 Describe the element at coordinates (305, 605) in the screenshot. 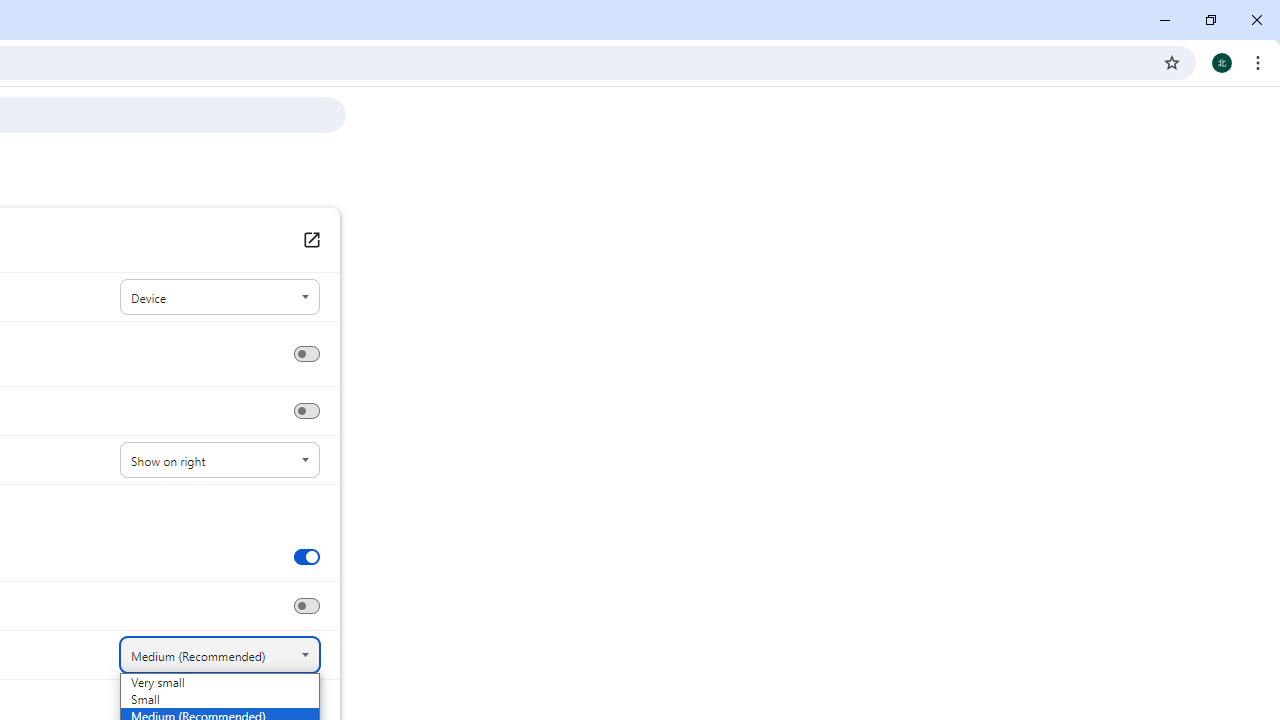

I see `'Show tab memory usage'` at that location.